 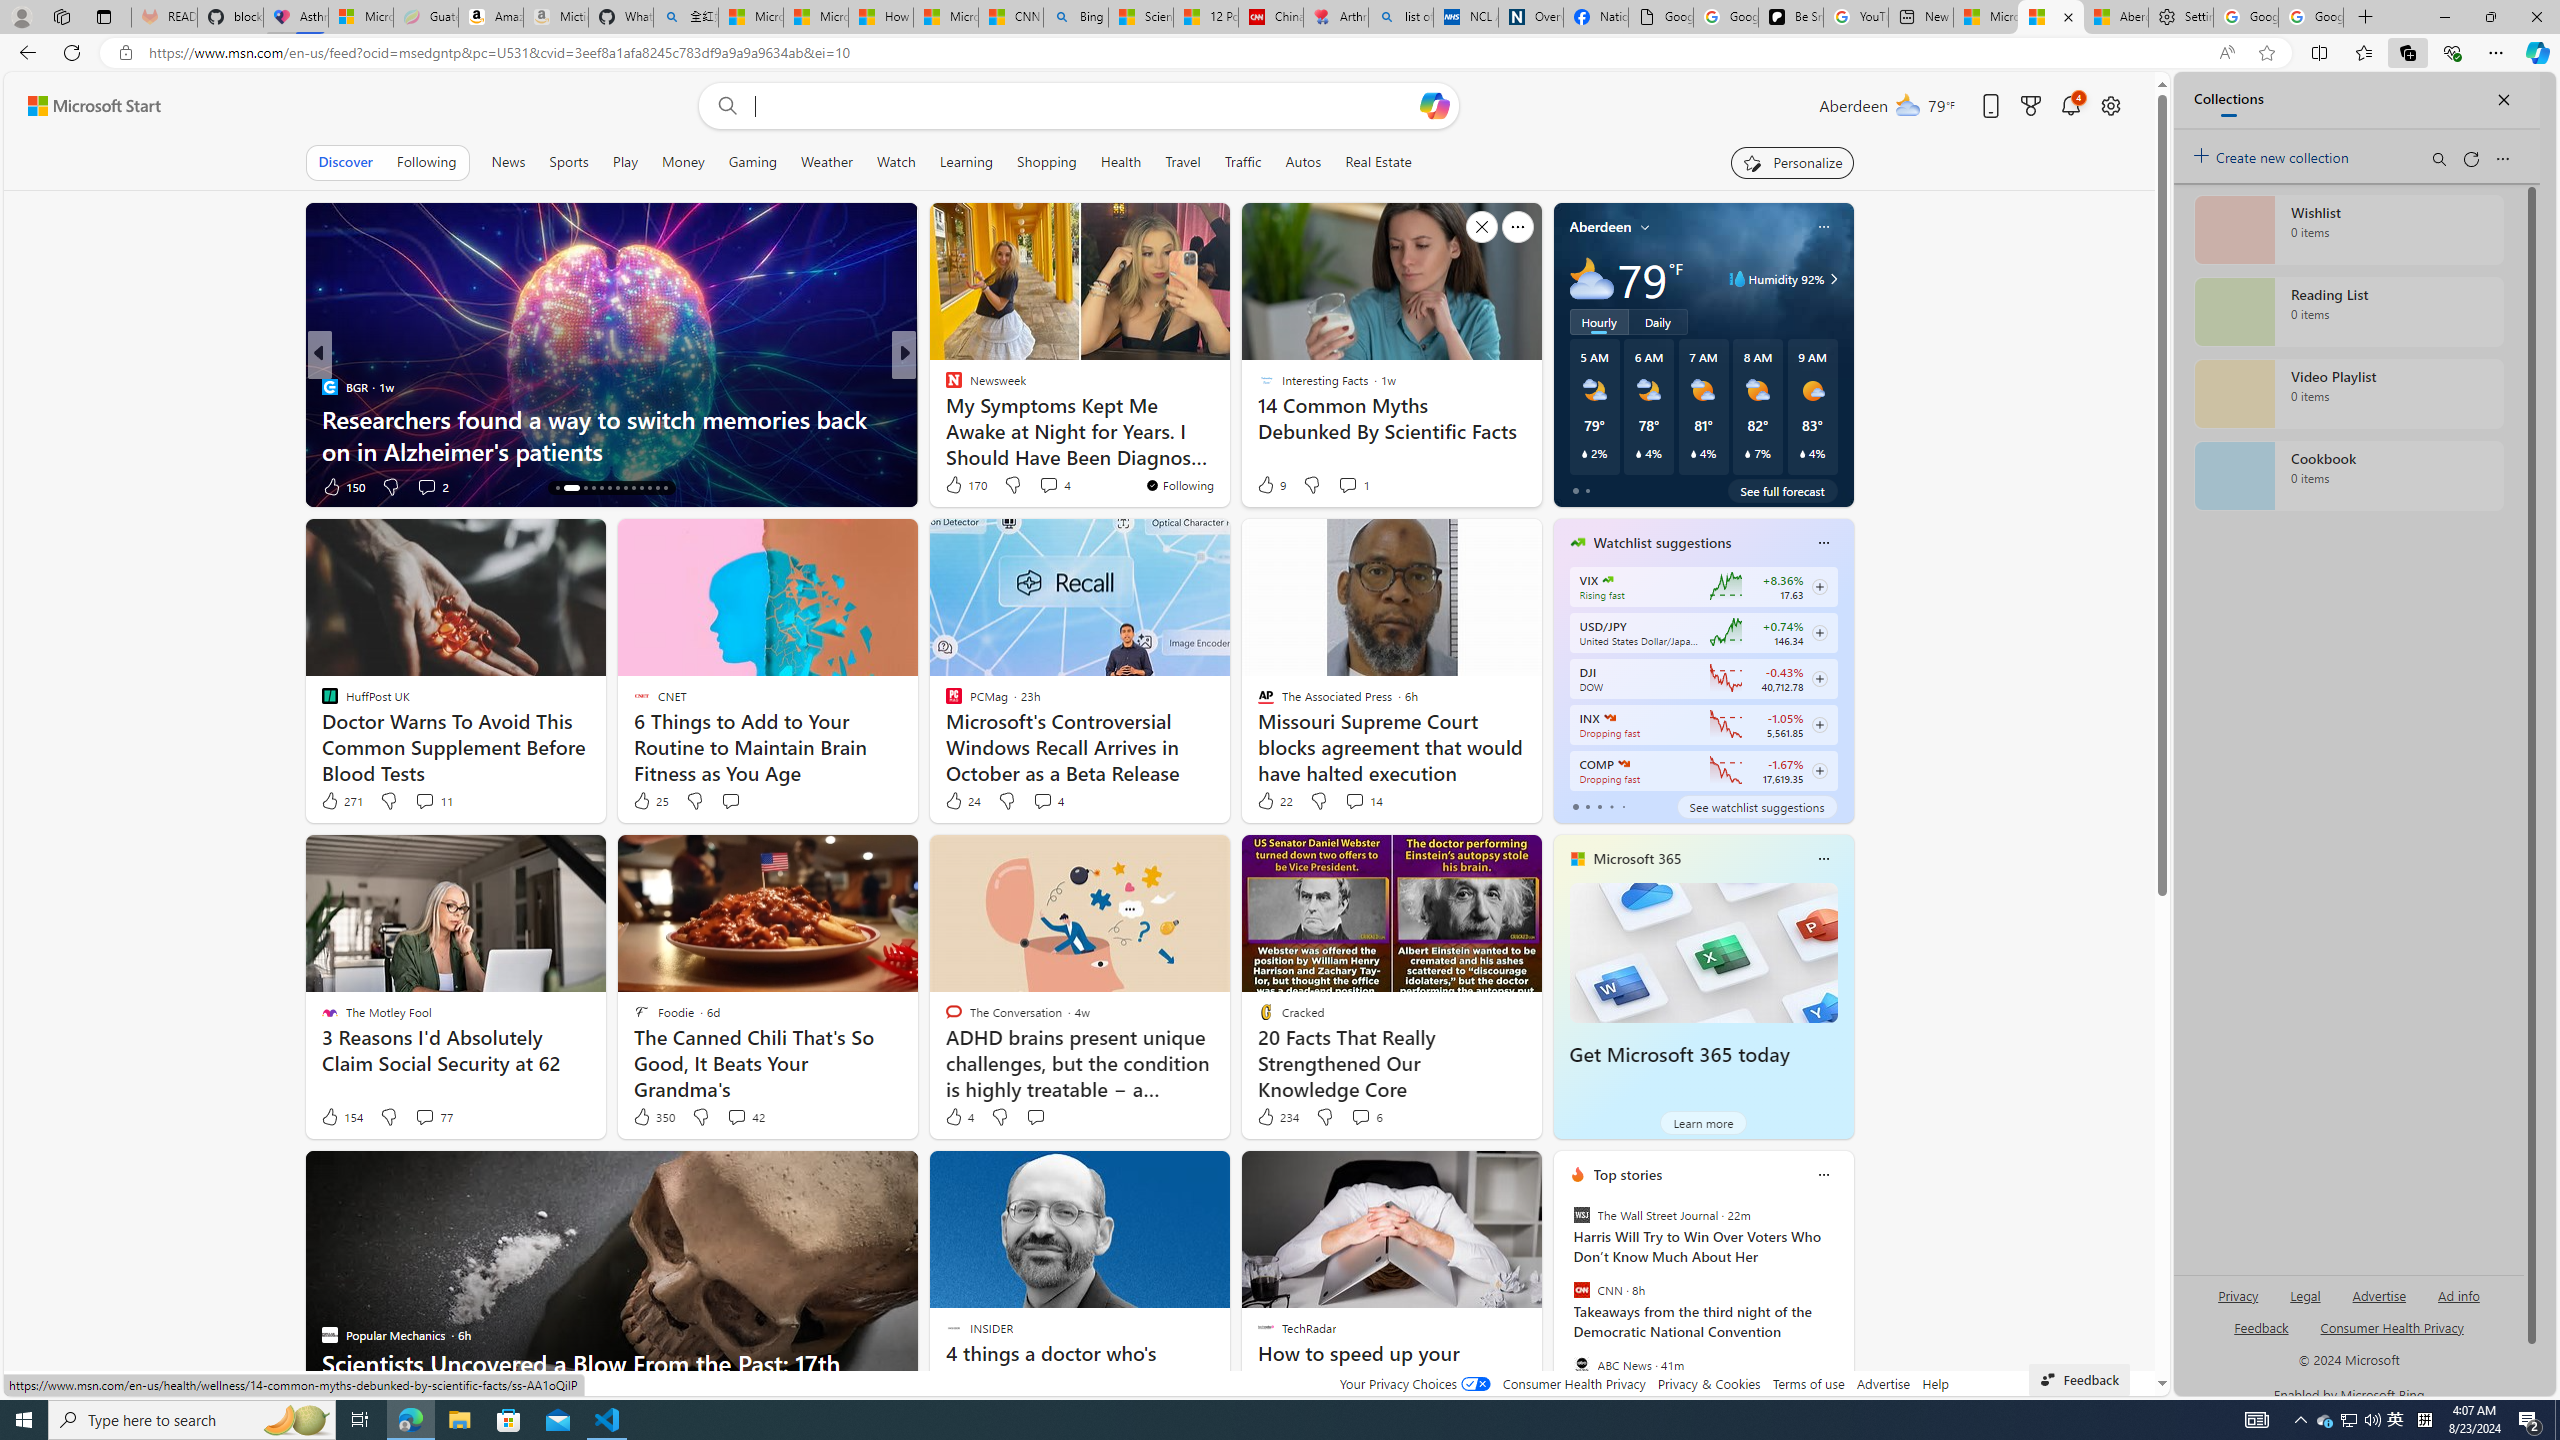 What do you see at coordinates (951, 486) in the screenshot?
I see `'3 Like'` at bounding box center [951, 486].